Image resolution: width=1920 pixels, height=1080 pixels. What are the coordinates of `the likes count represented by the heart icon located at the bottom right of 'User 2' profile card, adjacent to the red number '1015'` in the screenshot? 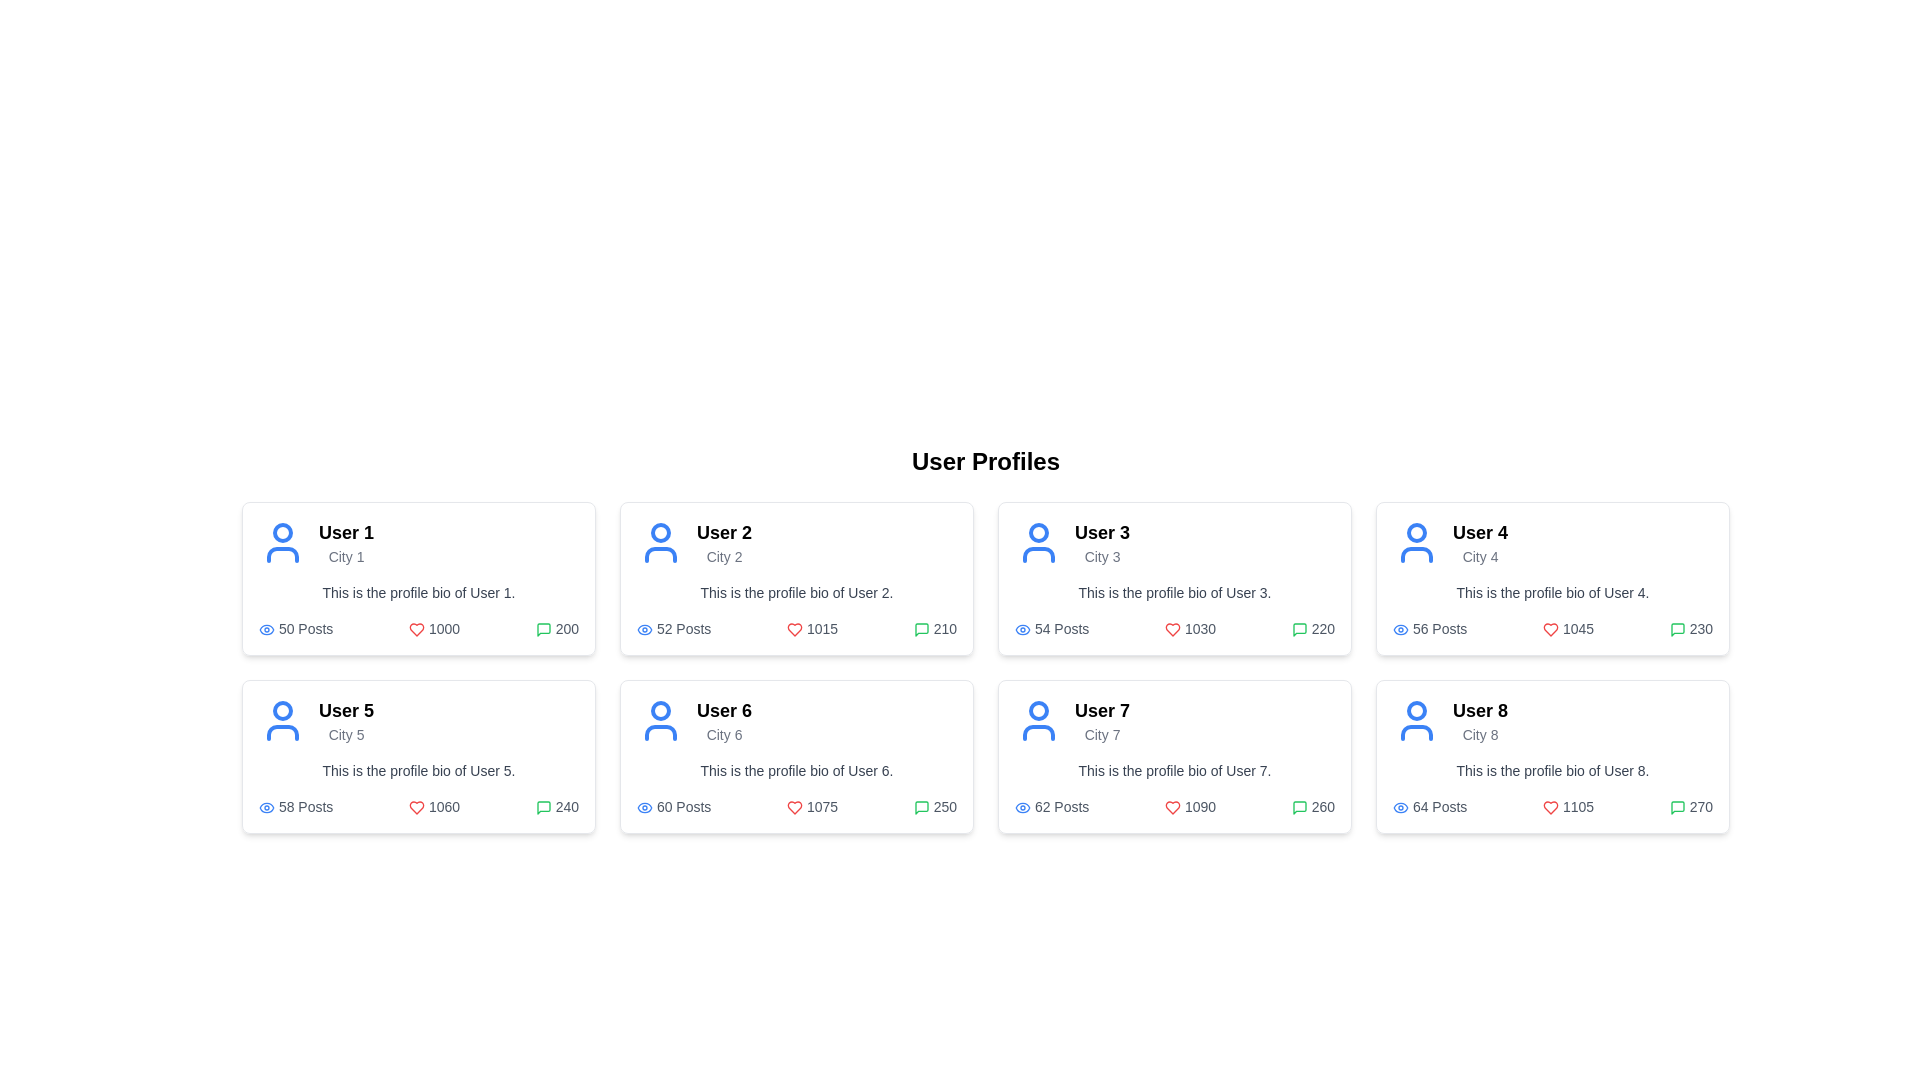 It's located at (794, 630).